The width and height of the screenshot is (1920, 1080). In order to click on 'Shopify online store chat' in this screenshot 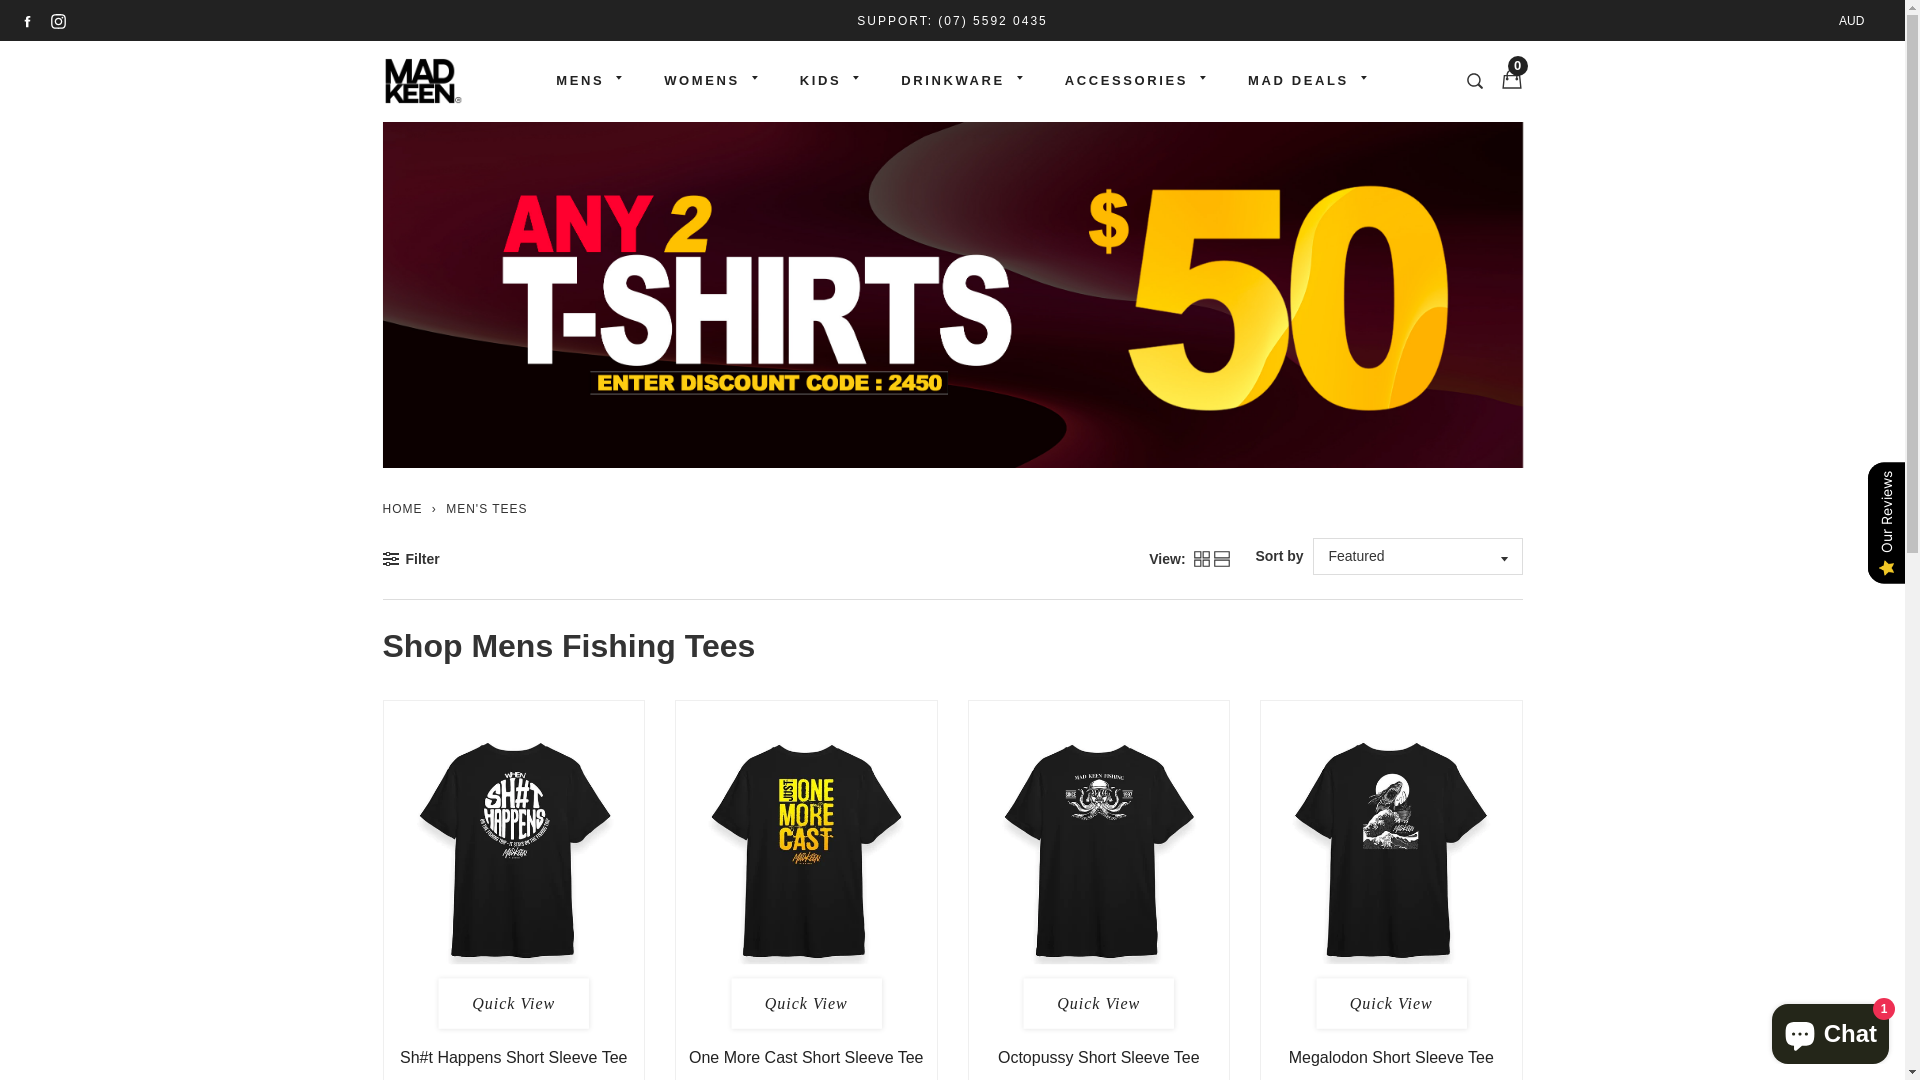, I will do `click(1766, 1029)`.